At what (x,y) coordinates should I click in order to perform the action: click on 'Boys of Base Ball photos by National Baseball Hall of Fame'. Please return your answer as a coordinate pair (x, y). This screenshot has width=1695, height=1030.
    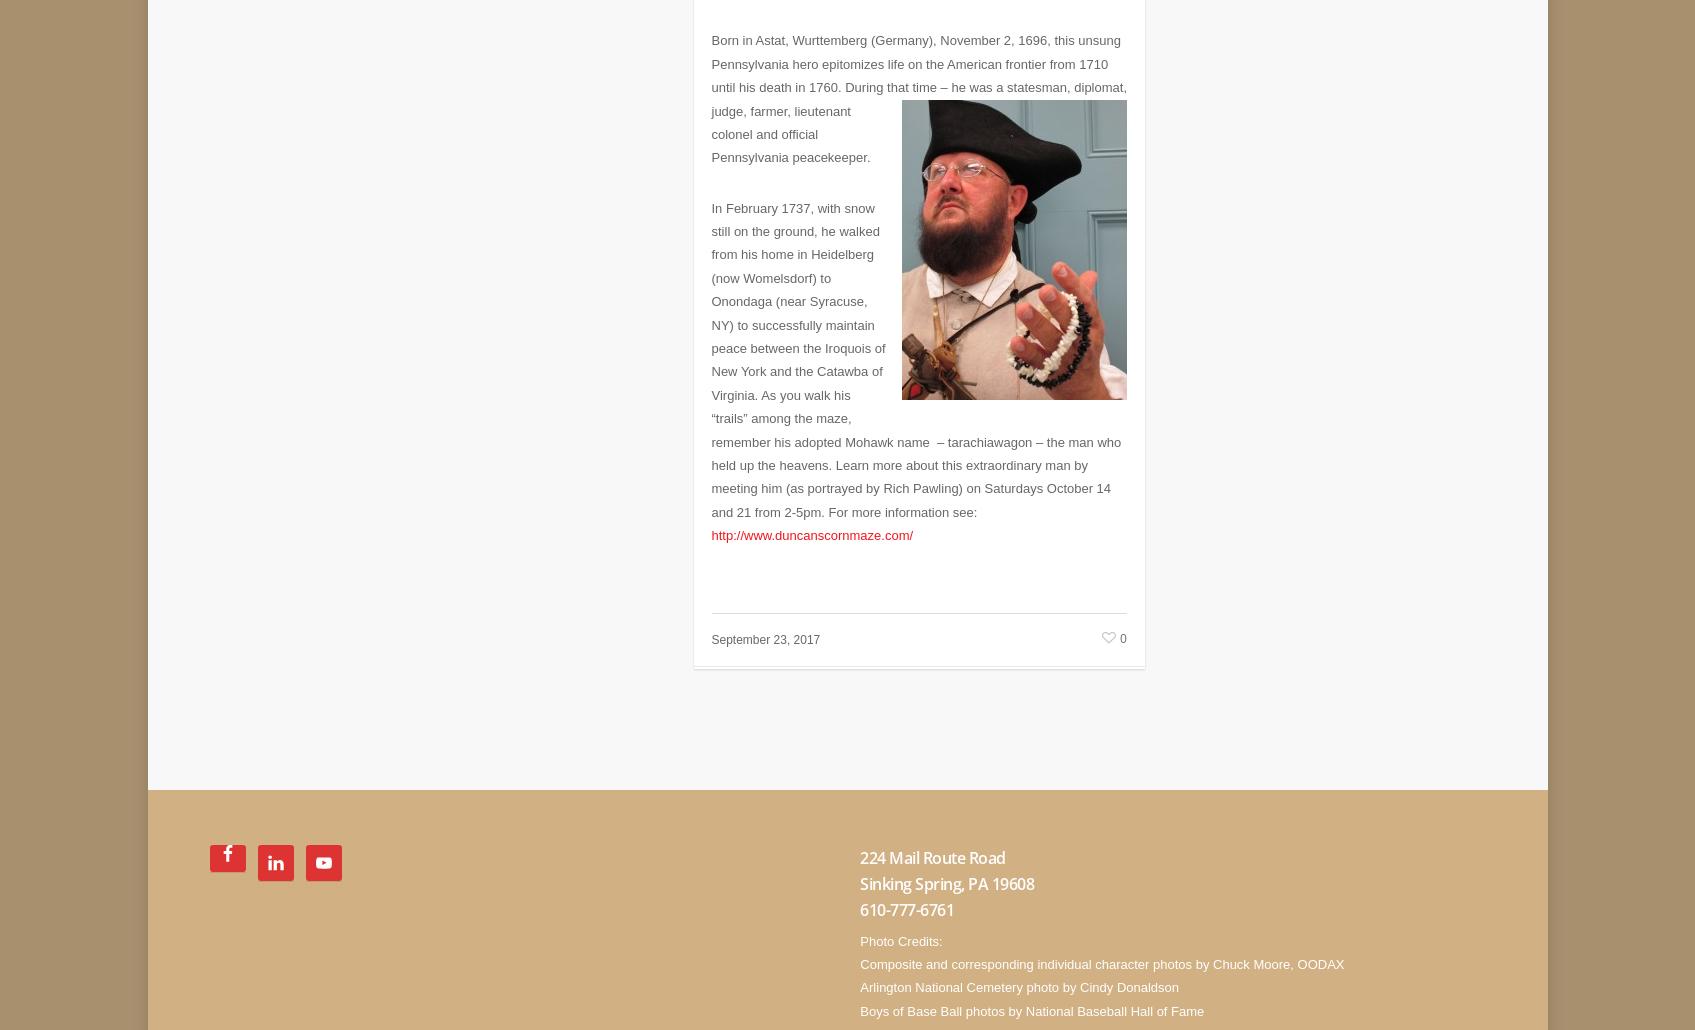
    Looking at the image, I should click on (1030, 995).